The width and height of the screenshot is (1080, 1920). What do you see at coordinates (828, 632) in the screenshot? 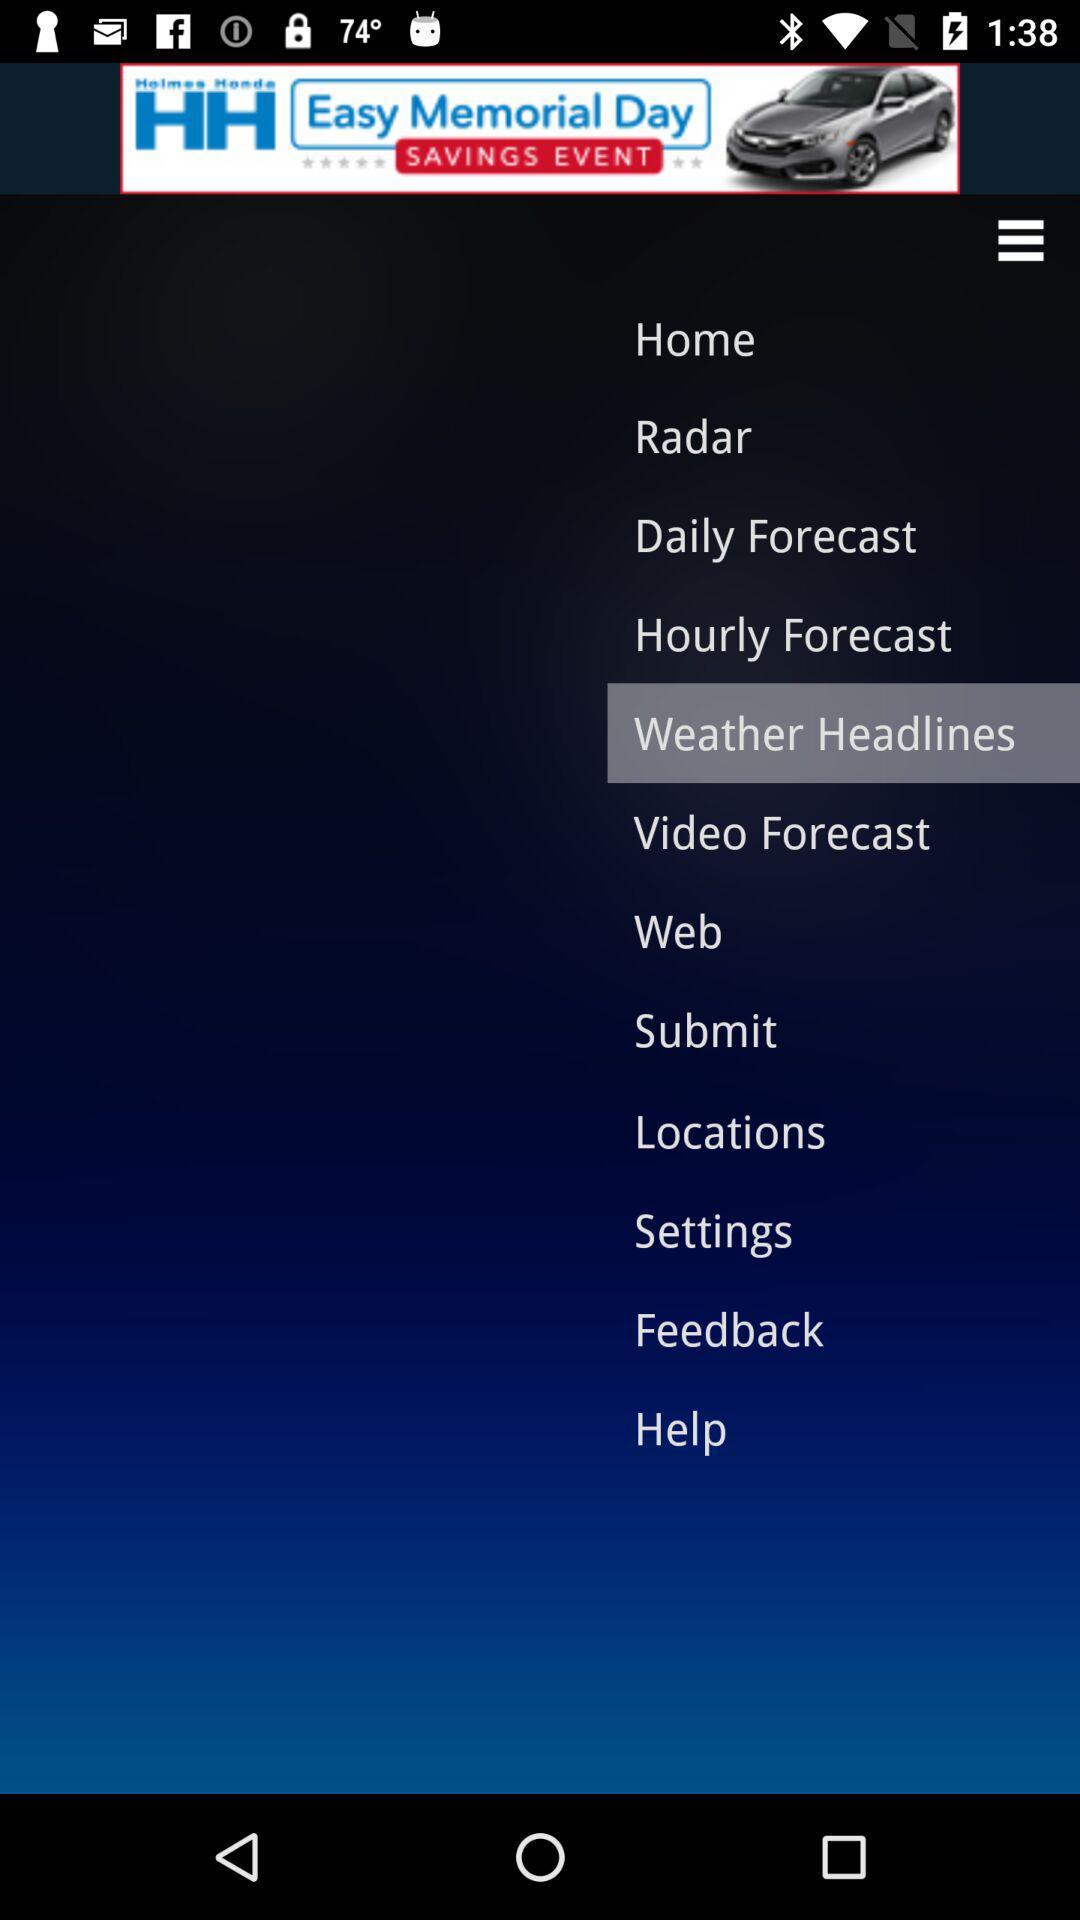
I see `the icon above weather headlines` at bounding box center [828, 632].